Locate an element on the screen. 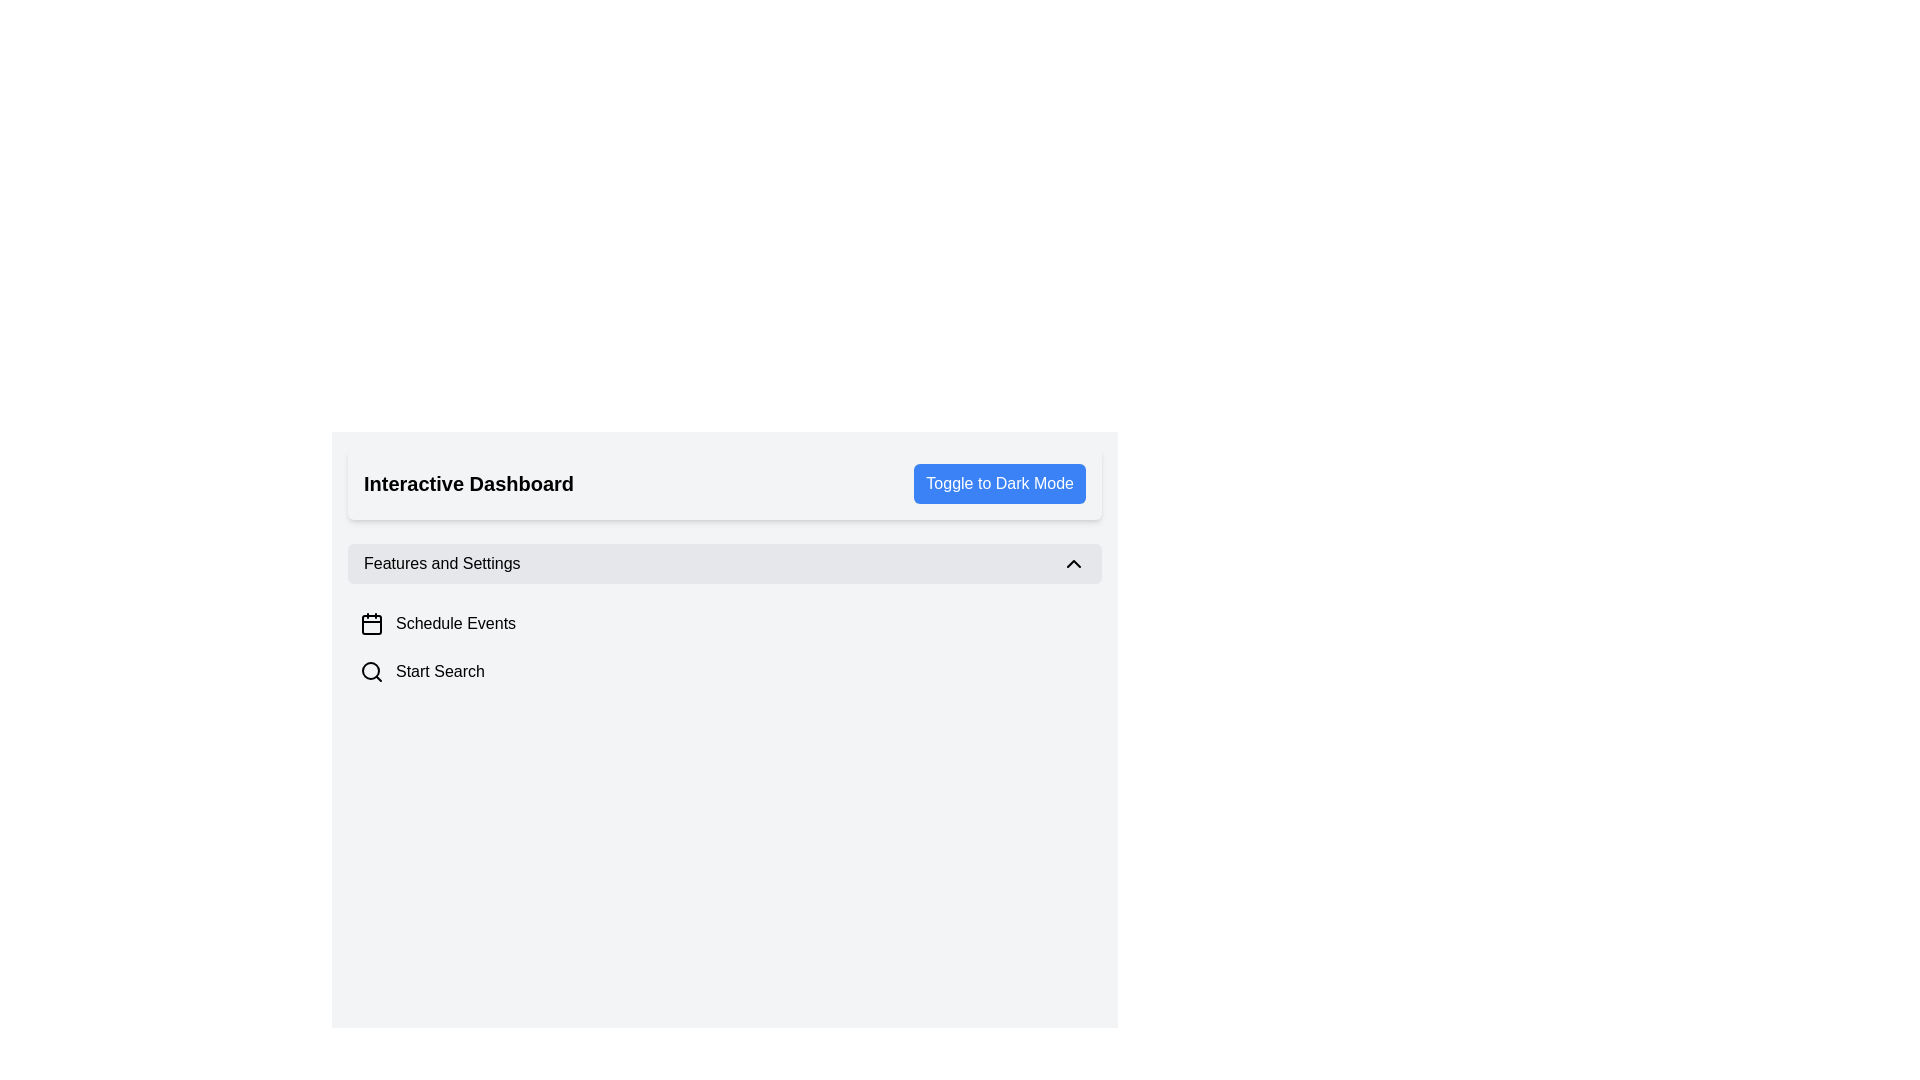 The width and height of the screenshot is (1920, 1080). the text label reading 'Features and Settings' which is styled with a black font on a light gray background is located at coordinates (441, 563).